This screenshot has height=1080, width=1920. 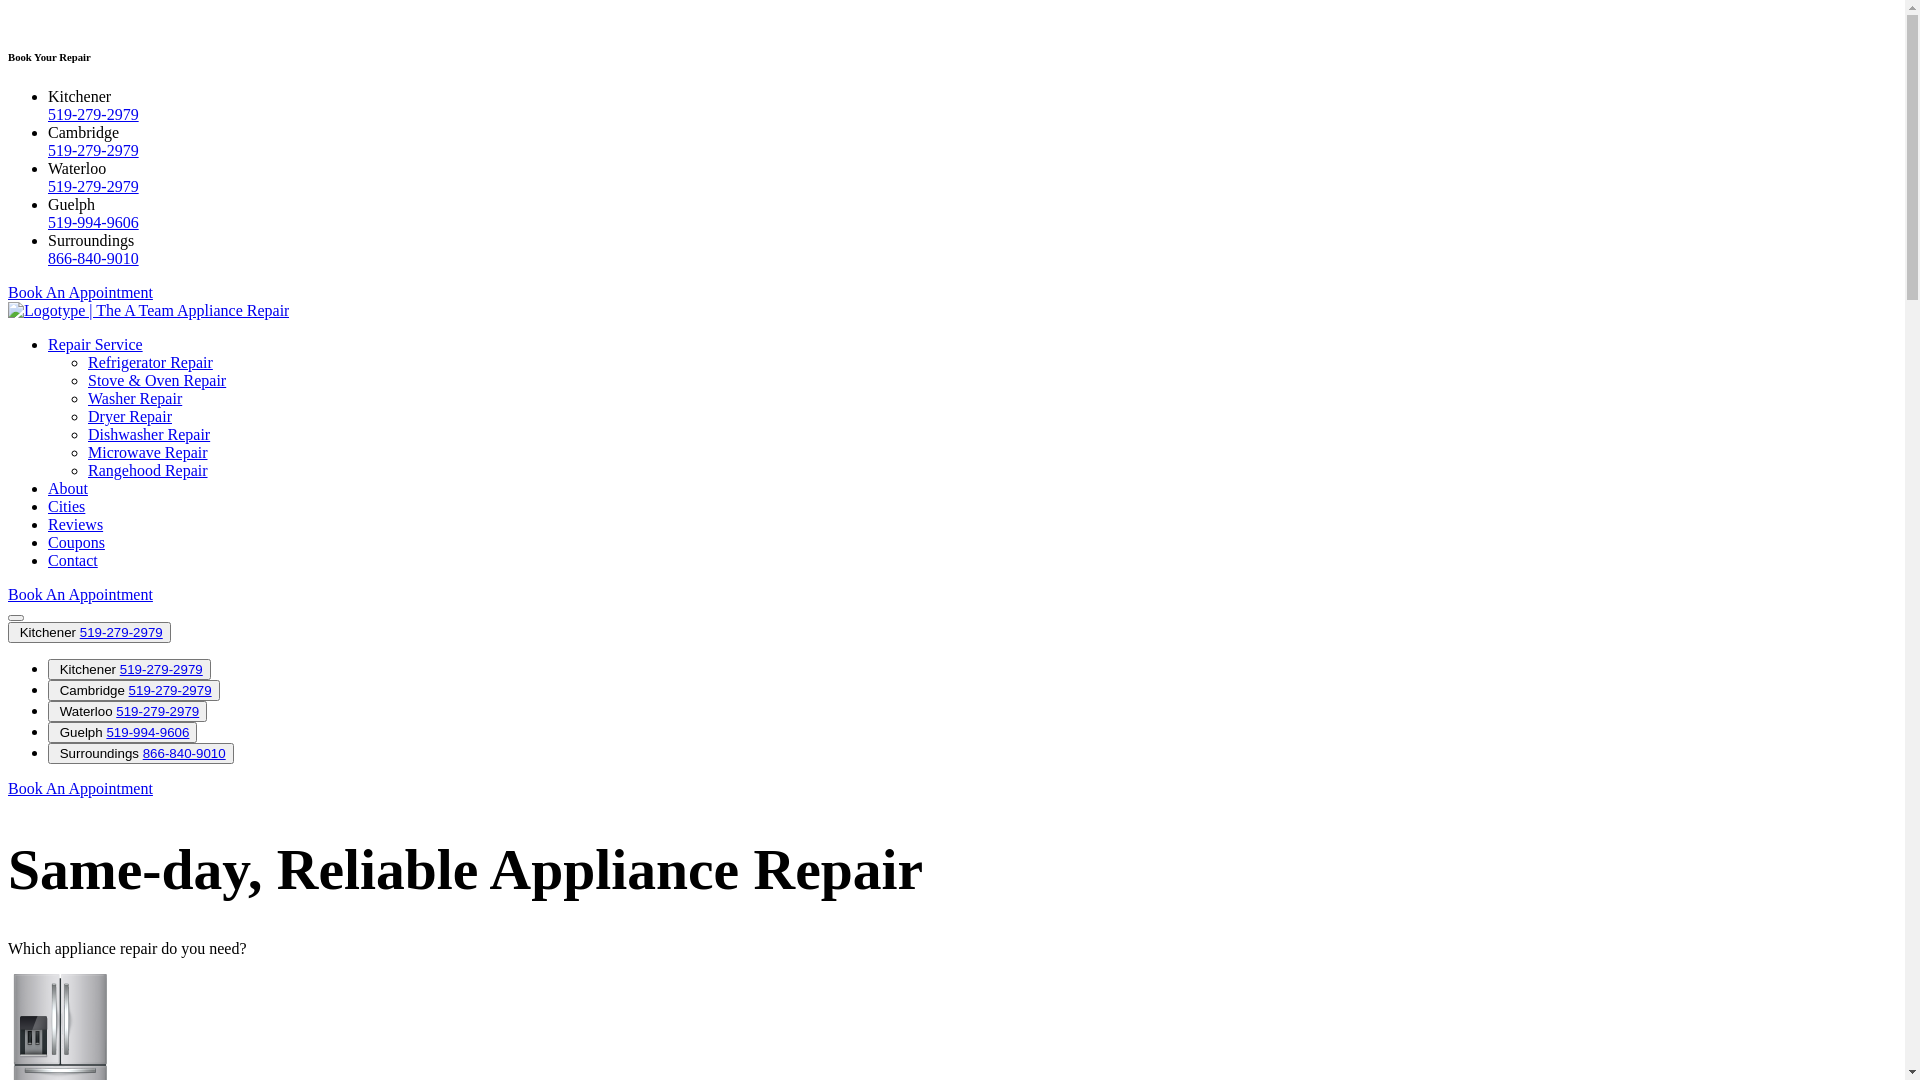 What do you see at coordinates (156, 380) in the screenshot?
I see `'Stove & Oven Repair'` at bounding box center [156, 380].